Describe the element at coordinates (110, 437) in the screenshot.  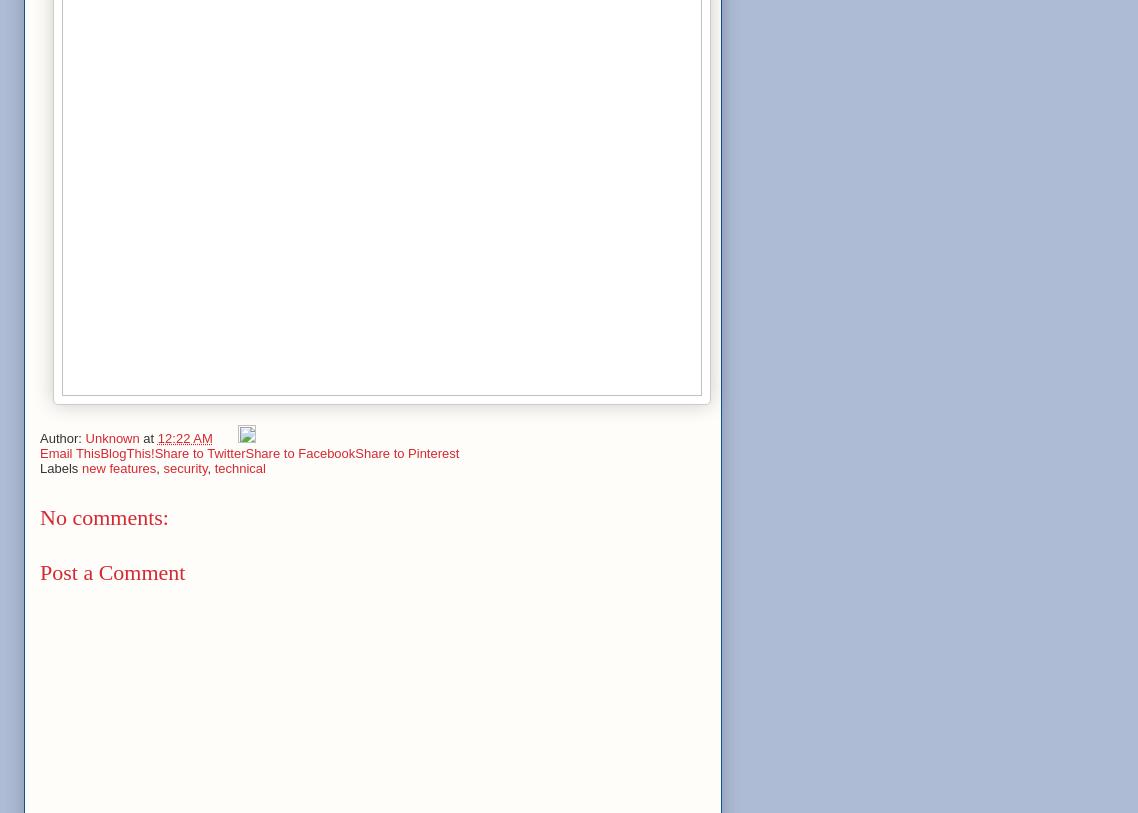
I see `'Unknown'` at that location.